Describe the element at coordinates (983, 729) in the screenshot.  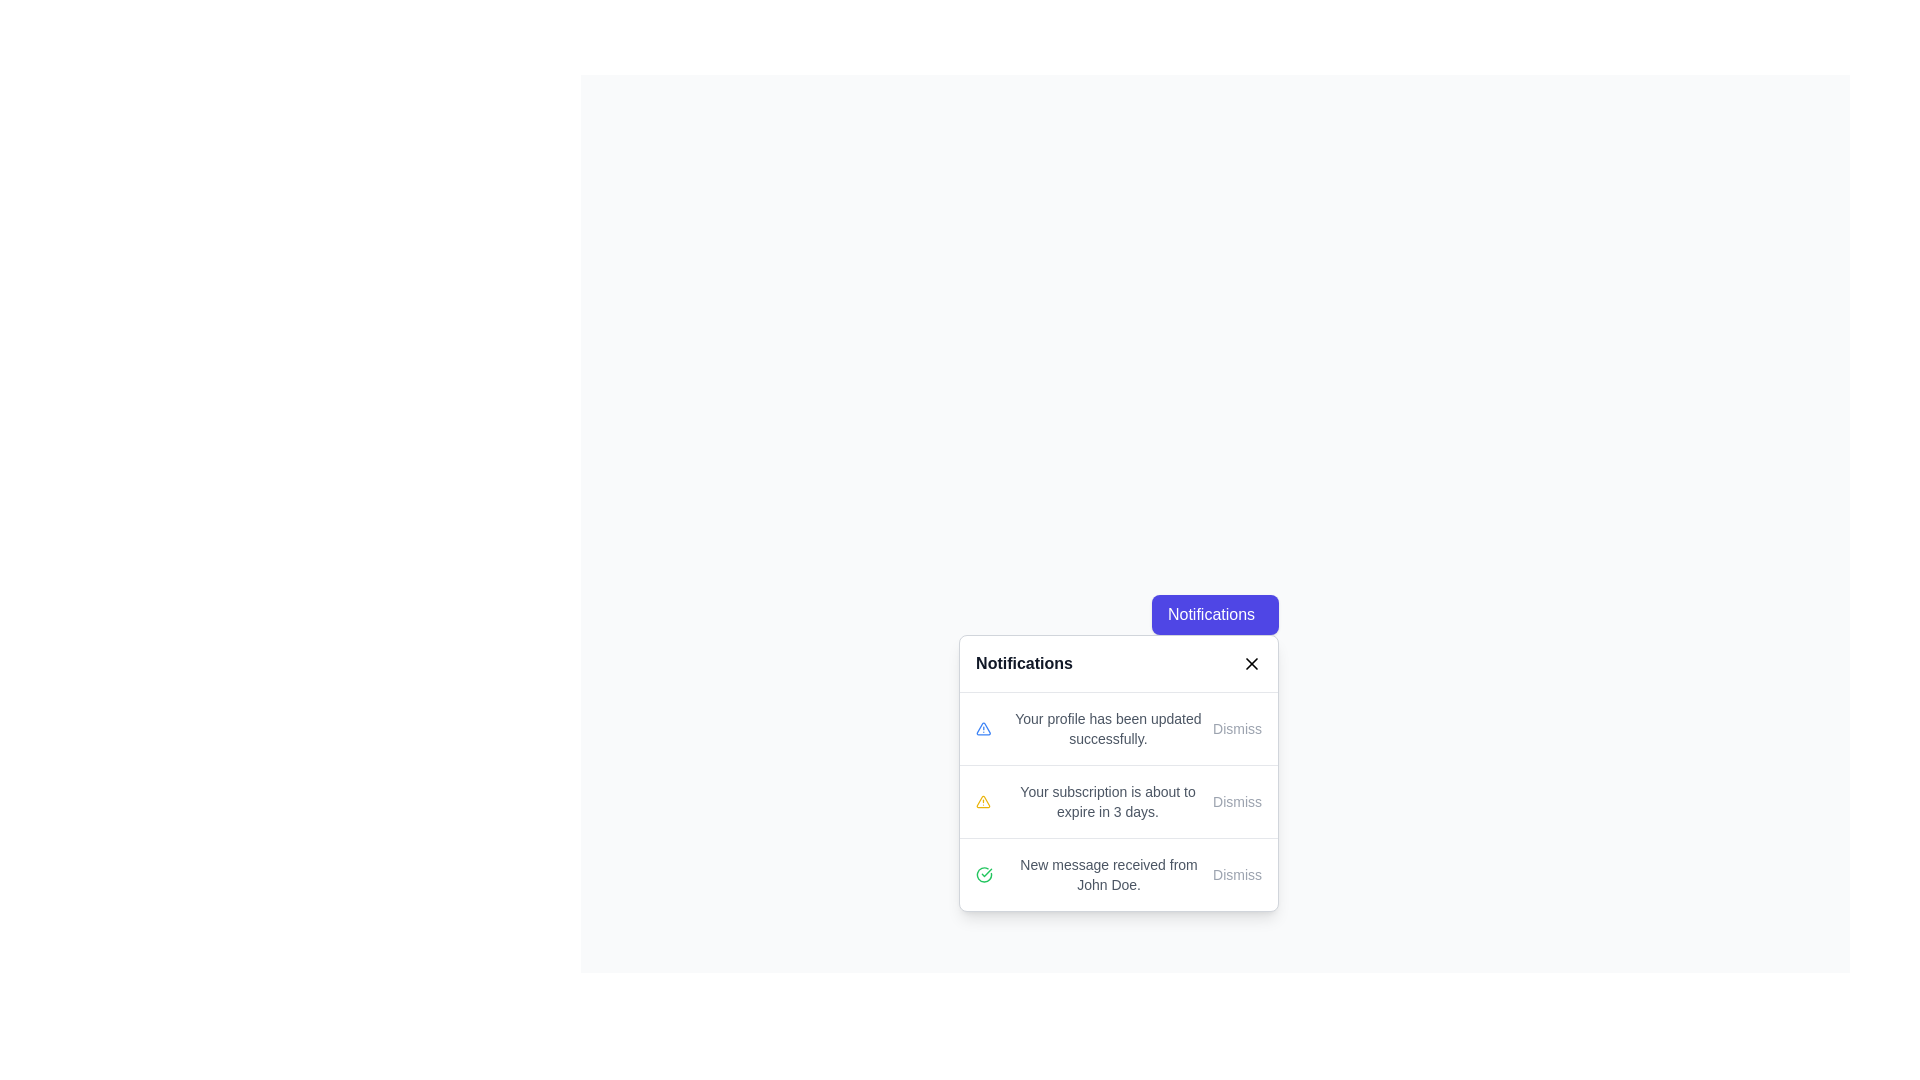
I see `the triangle alert icon, which is styled as a warning symbol with a blue stroke color, located next to the text about subscription expiration in the notification list` at that location.